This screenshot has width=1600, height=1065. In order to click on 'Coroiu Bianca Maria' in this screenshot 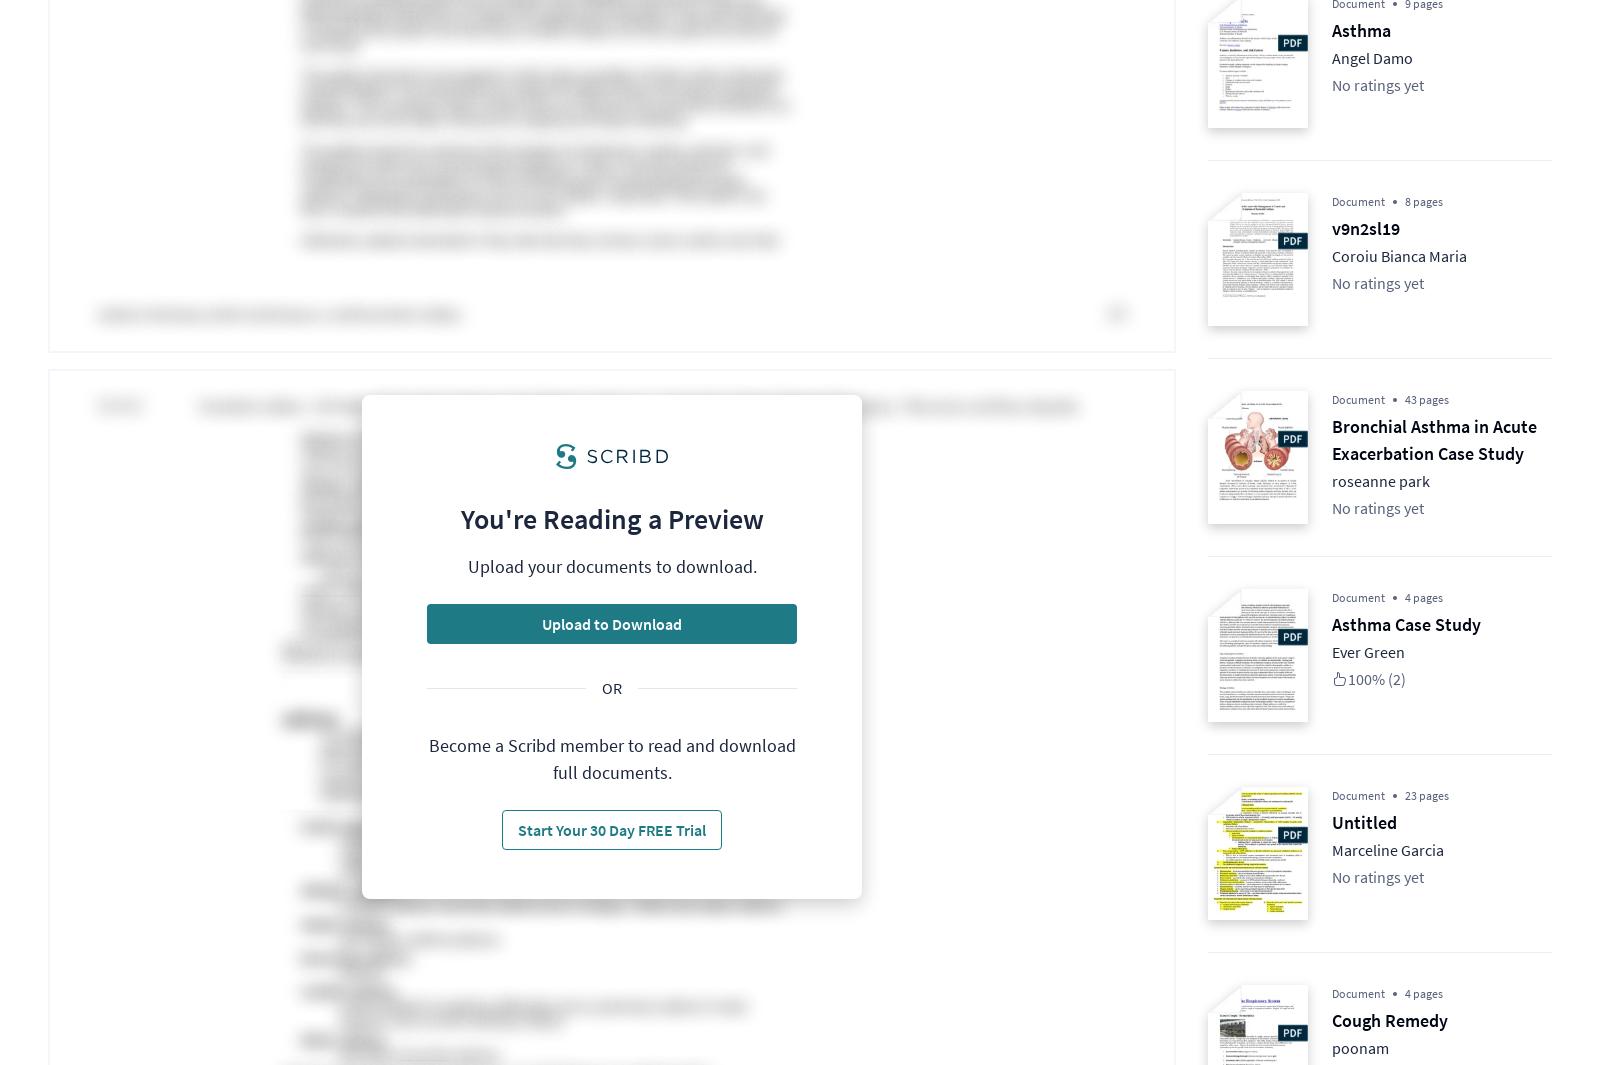, I will do `click(1398, 255)`.